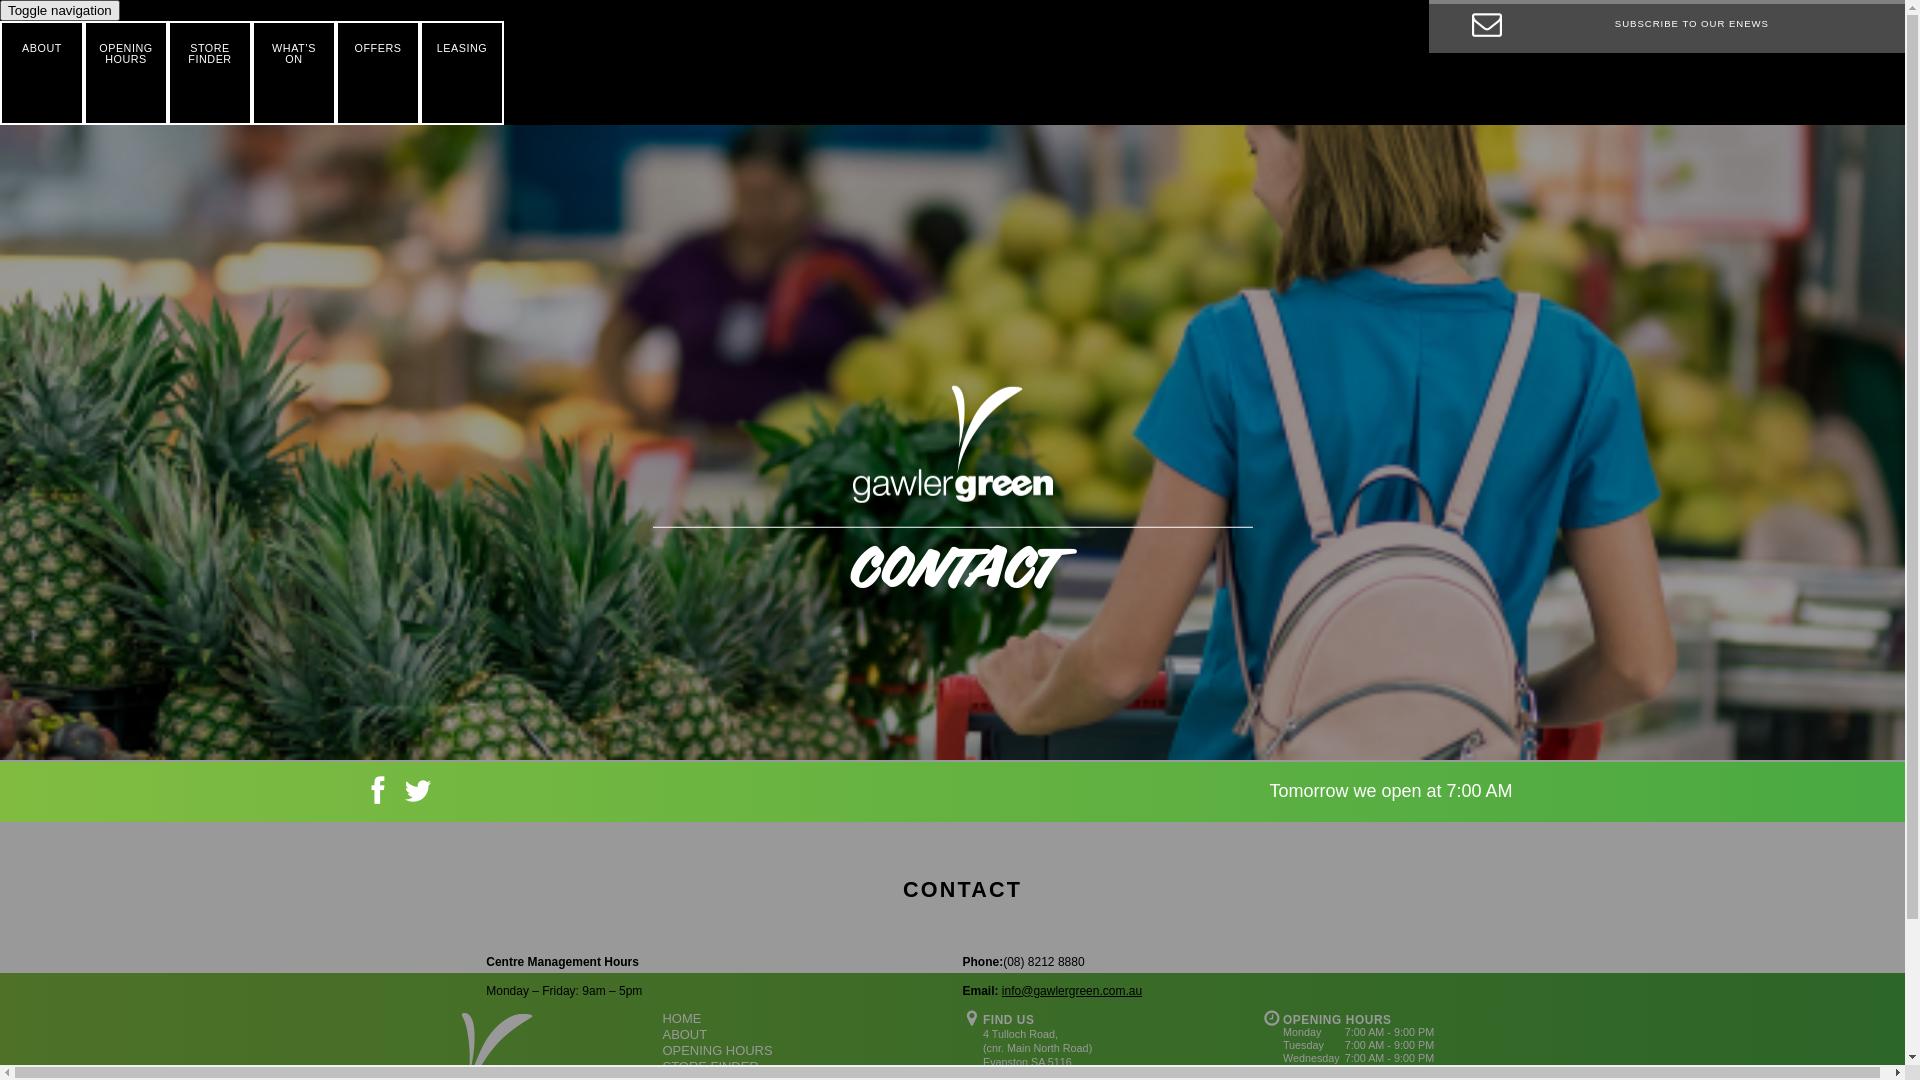  Describe the element at coordinates (124, 72) in the screenshot. I see `'OPENING HOURS'` at that location.